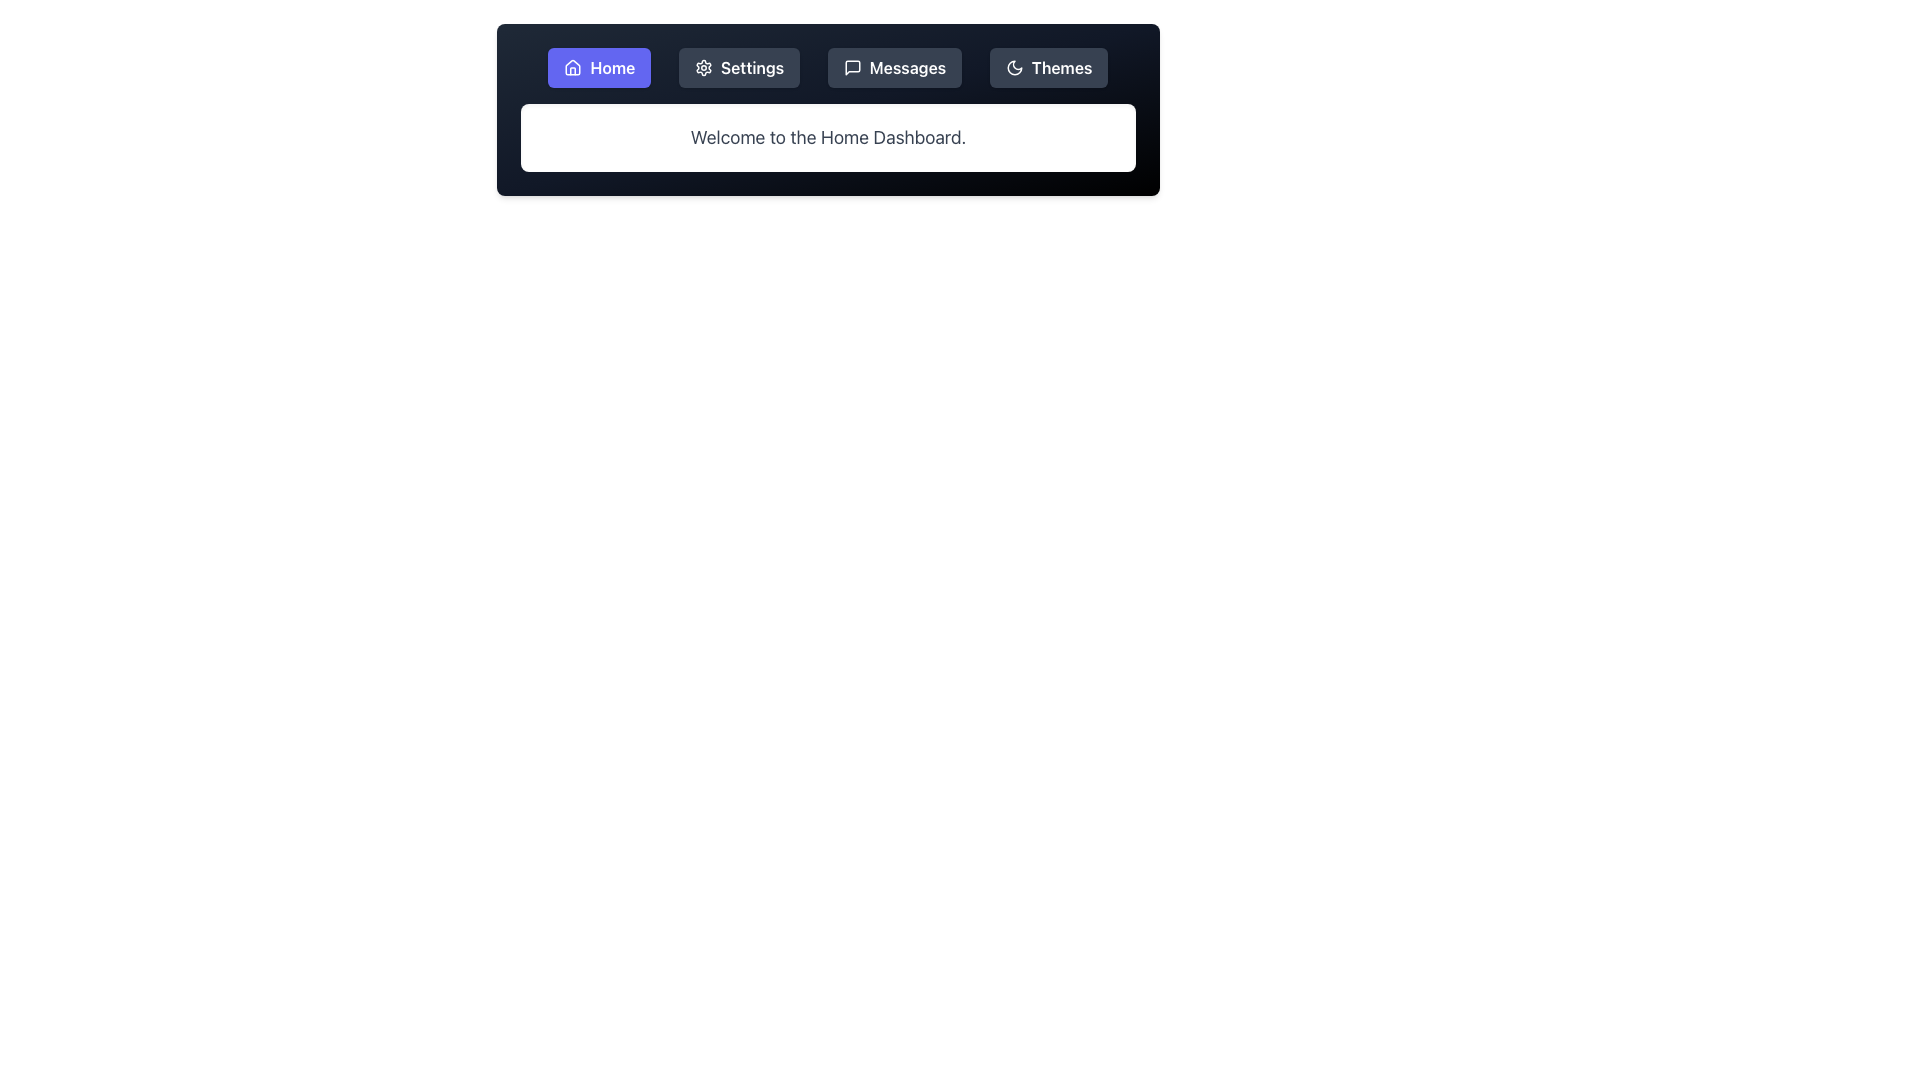 This screenshot has width=1920, height=1080. I want to click on the 'Messages' button, which is the third button in a horizontal row of navigation buttons, to change its styling, so click(893, 67).